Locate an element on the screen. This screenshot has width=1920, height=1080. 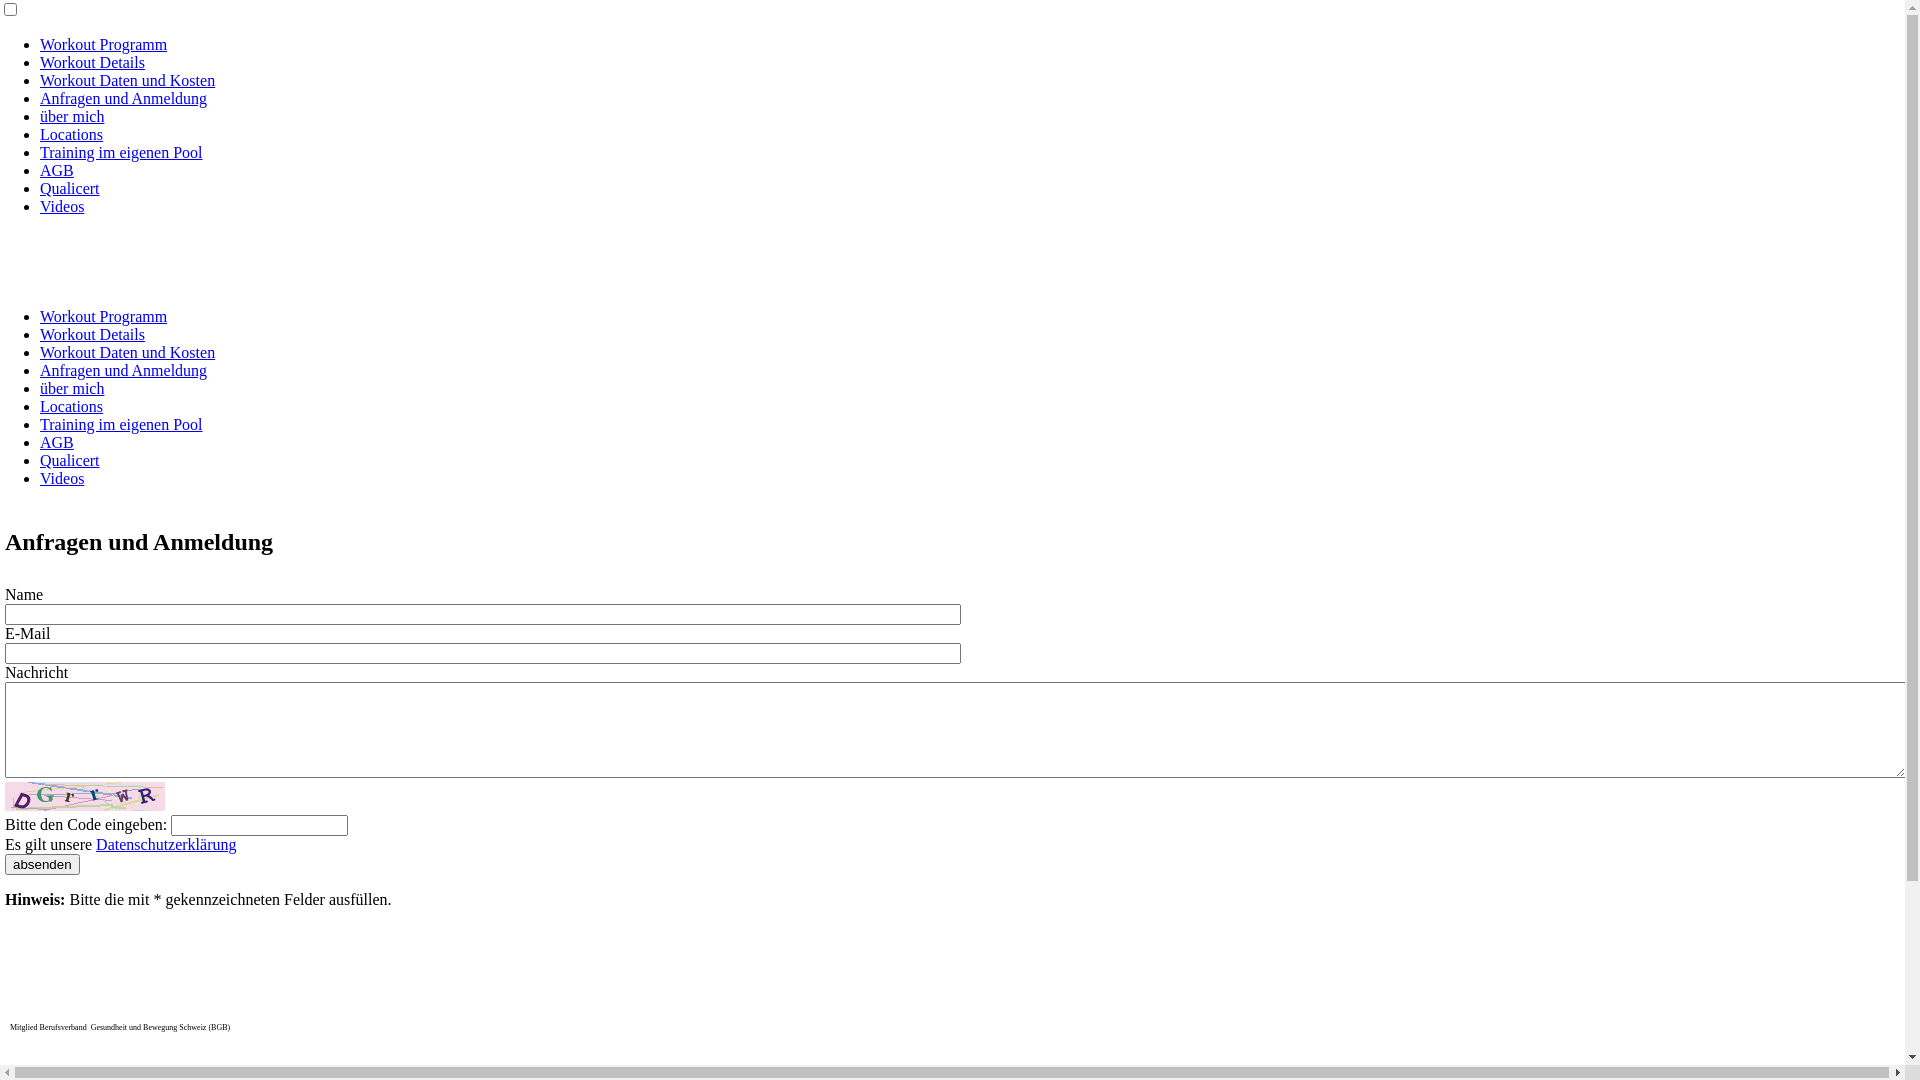
'Workout Daten und Kosten' is located at coordinates (39, 79).